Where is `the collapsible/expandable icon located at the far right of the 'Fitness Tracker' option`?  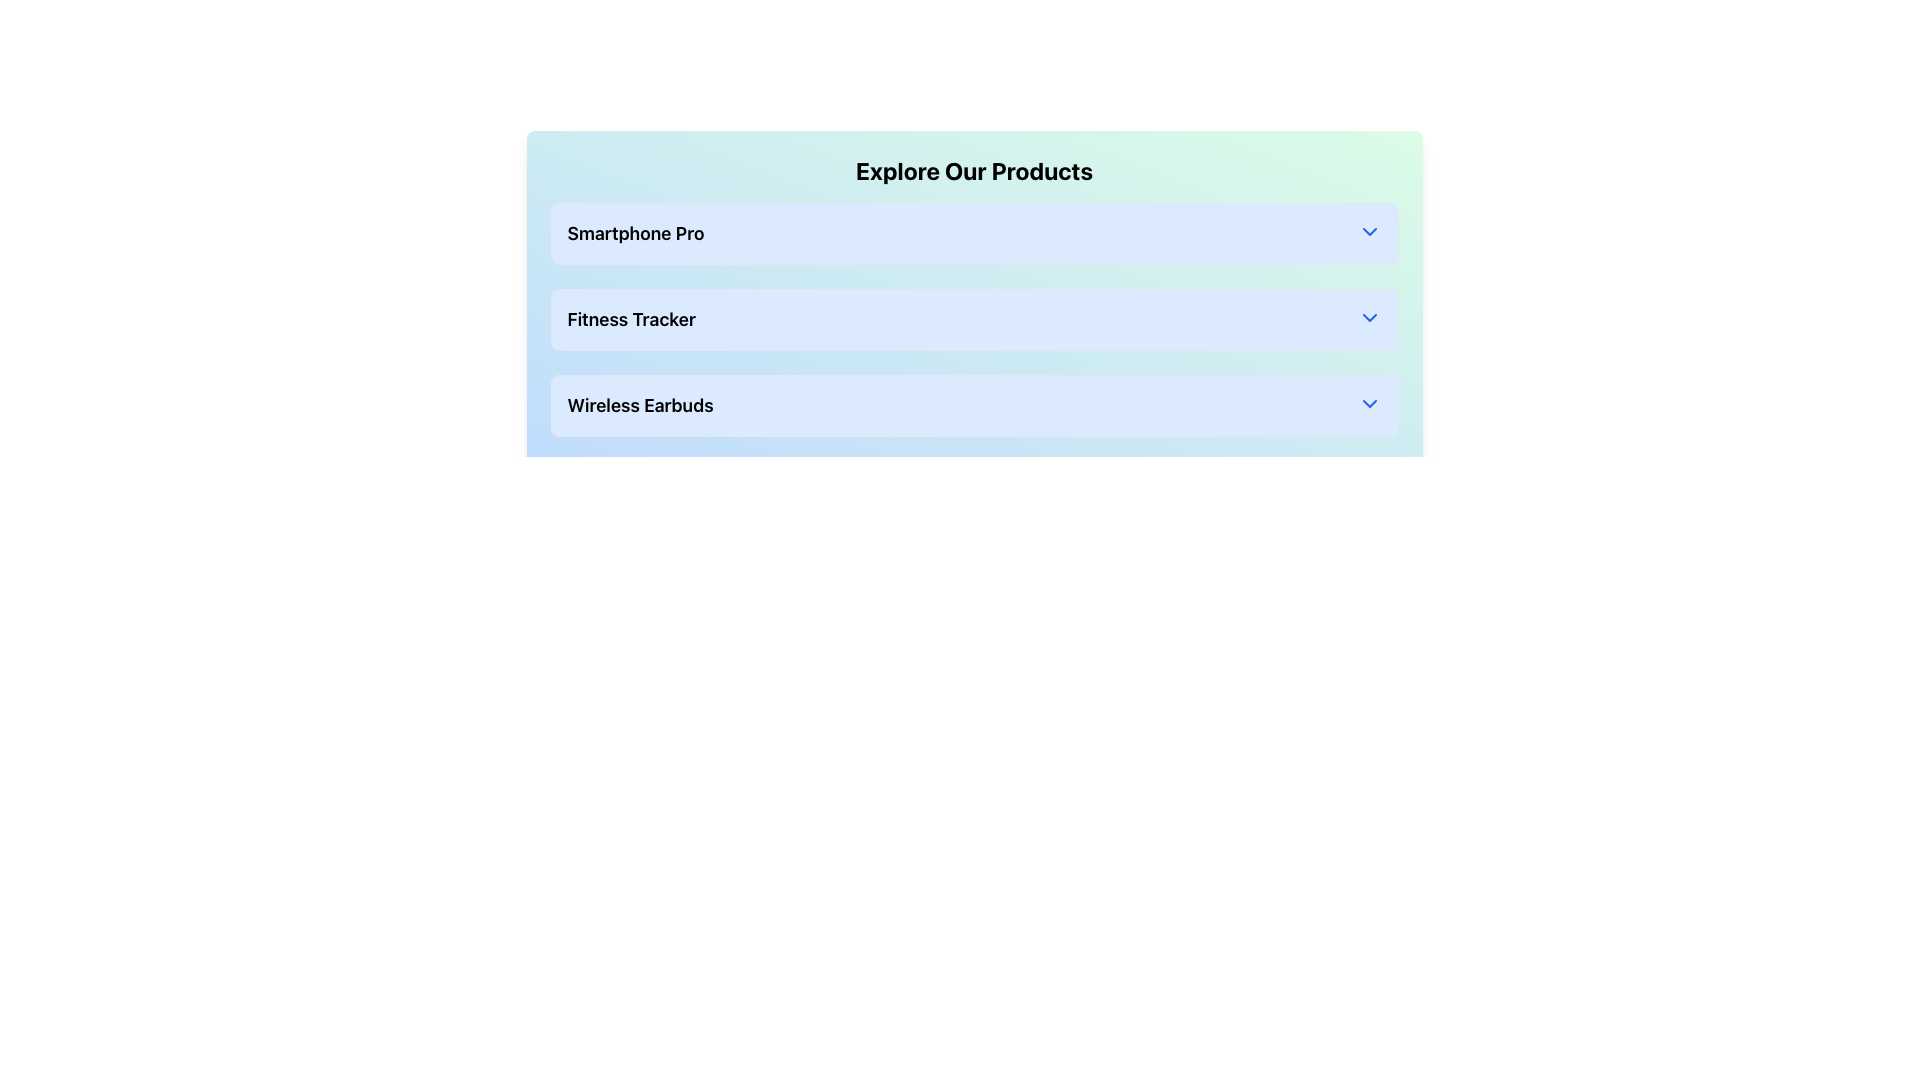
the collapsible/expandable icon located at the far right of the 'Fitness Tracker' option is located at coordinates (1368, 316).